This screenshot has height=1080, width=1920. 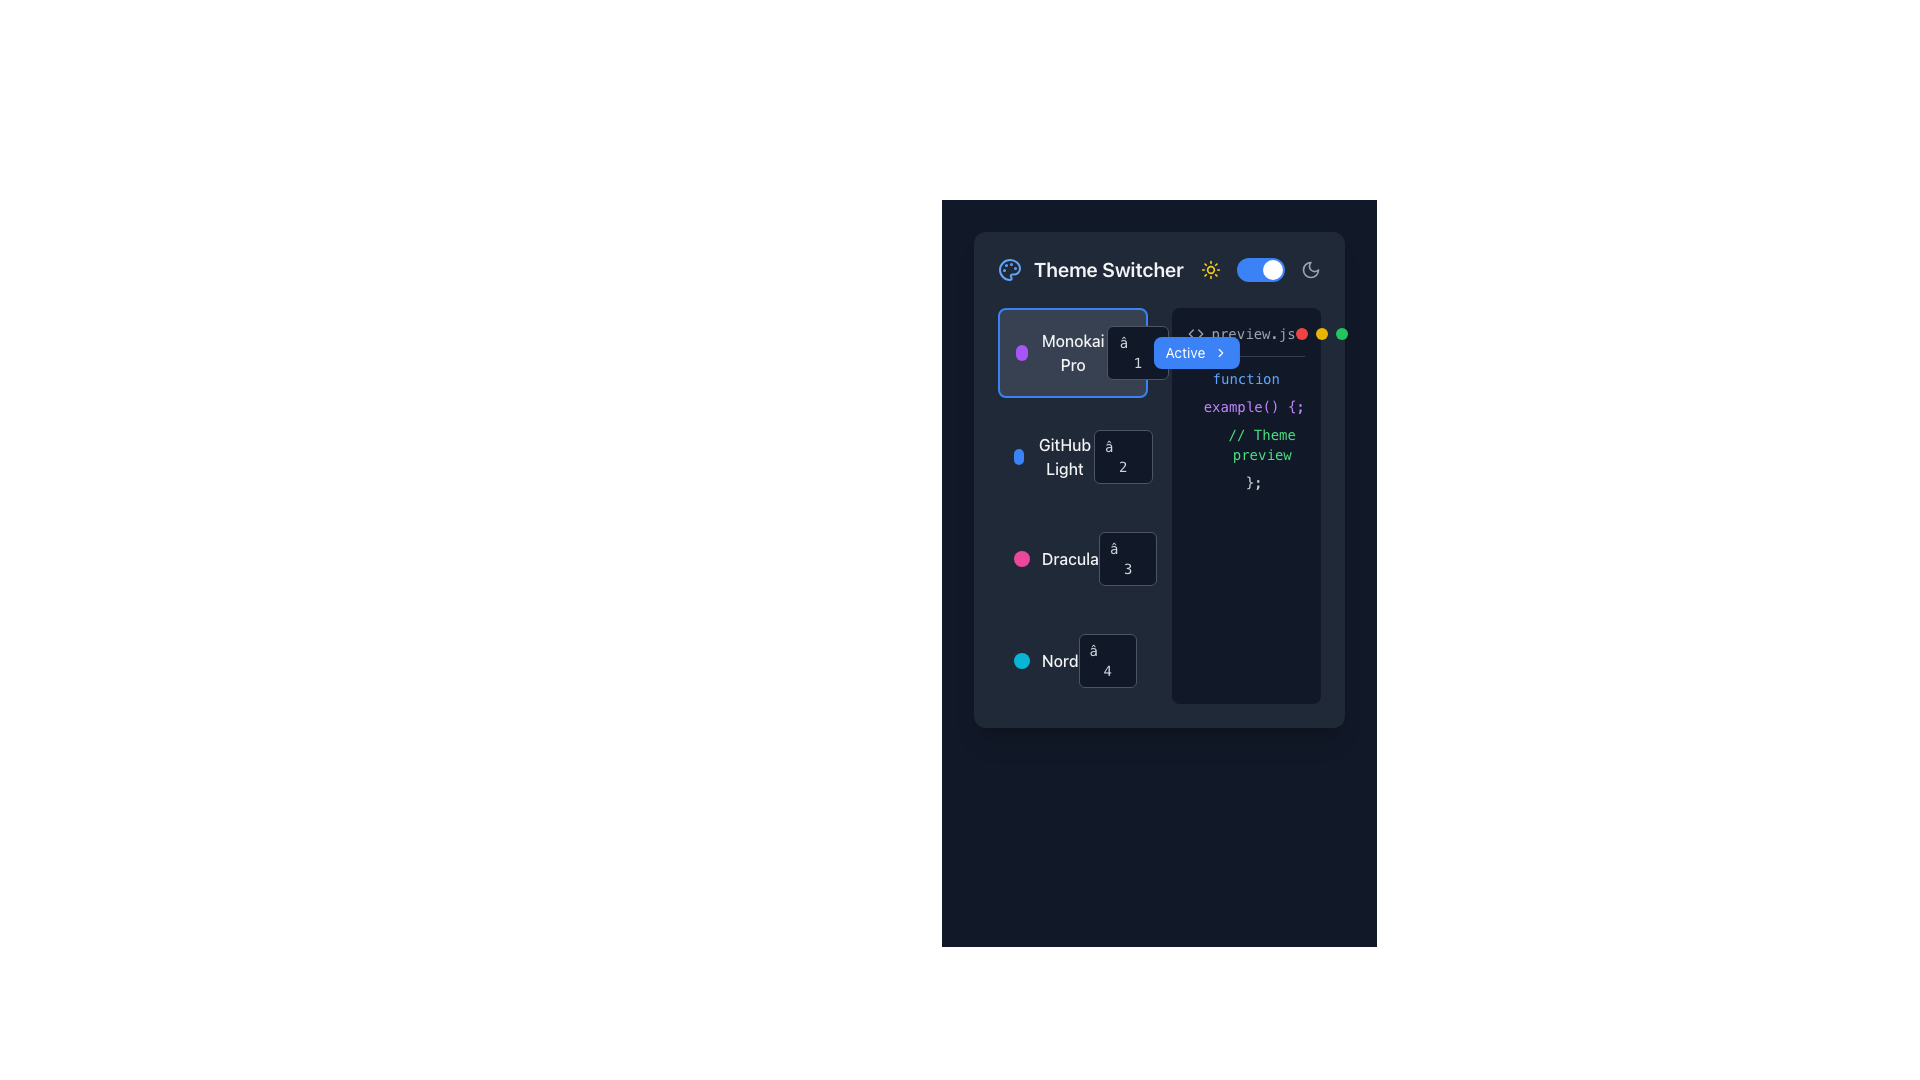 I want to click on the toggle switch located between the sun icon and moon icon in the header of the interface, so click(x=1260, y=270).